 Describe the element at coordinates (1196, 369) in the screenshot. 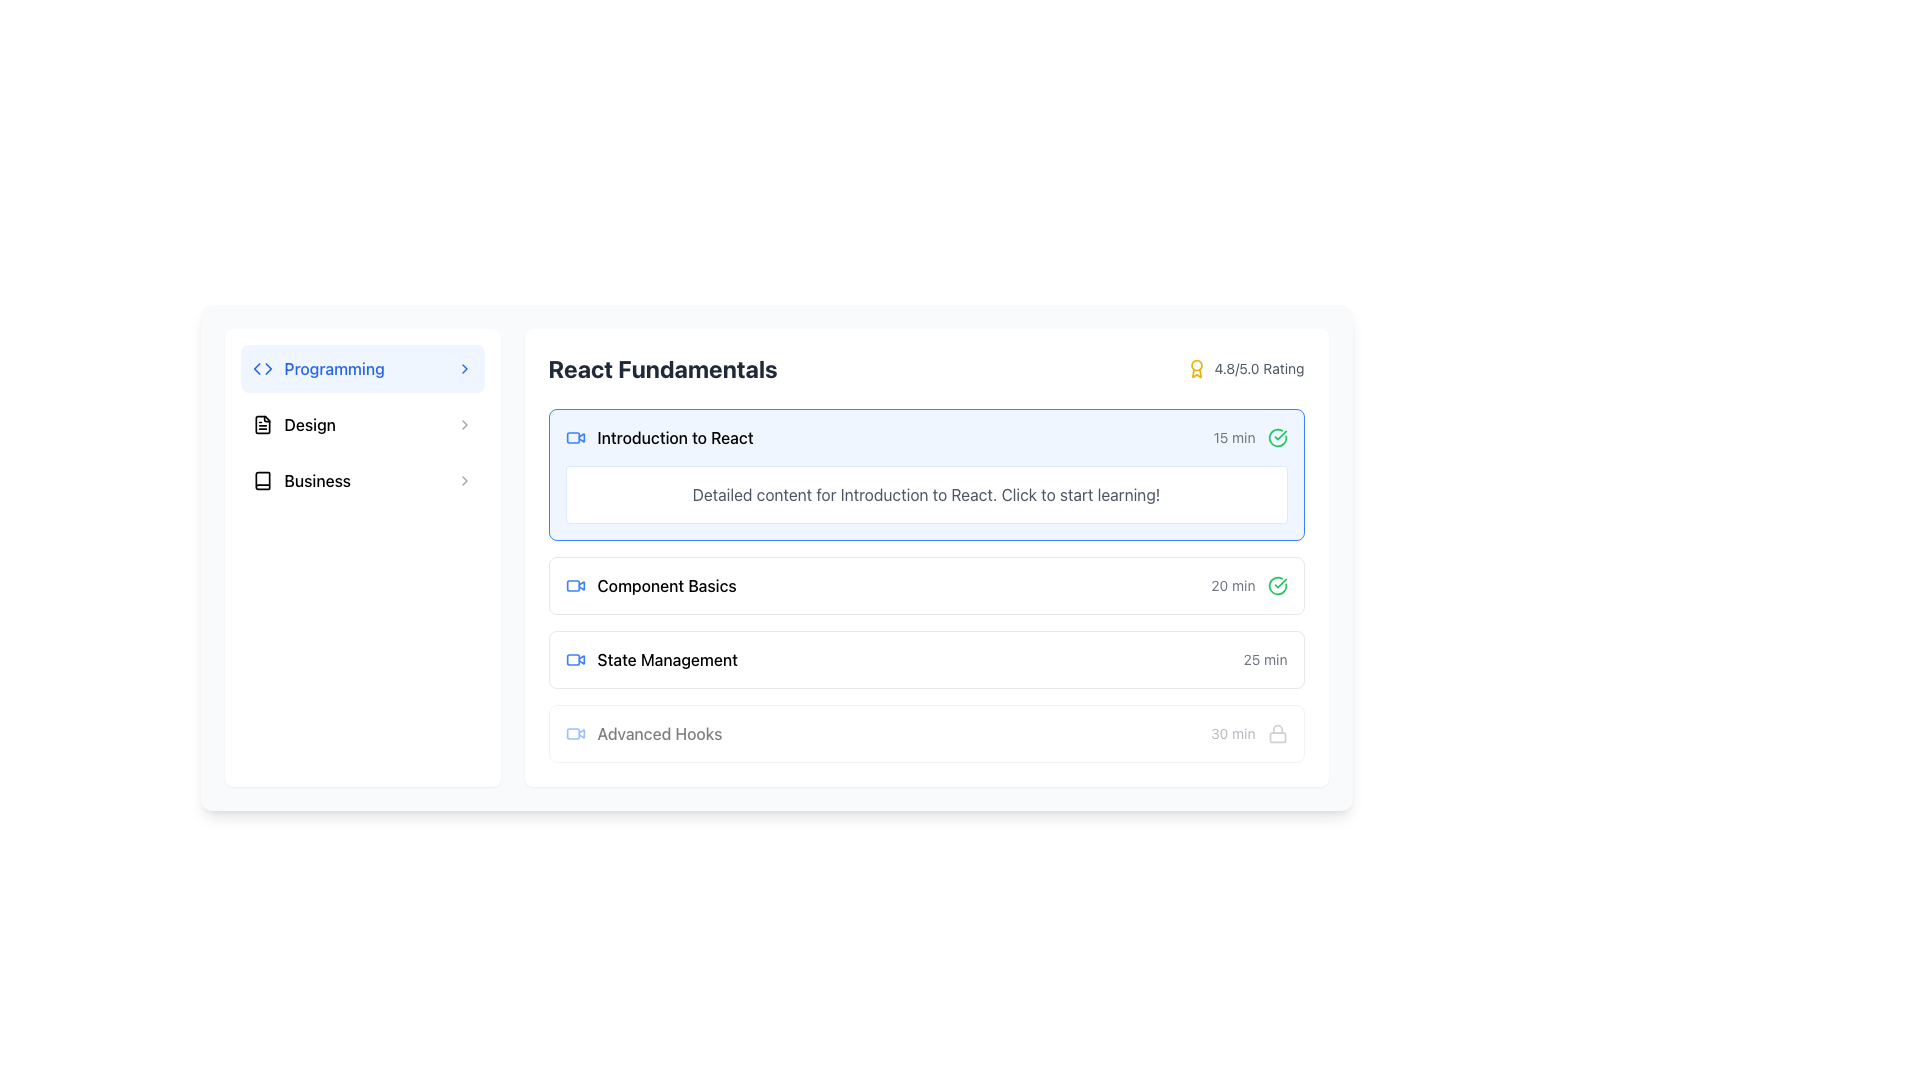

I see `the decorative award ribbon icon located to the left of the '4.8/5.0 Rating' text in the top right corner of the 'React Fundamentals' section` at that location.